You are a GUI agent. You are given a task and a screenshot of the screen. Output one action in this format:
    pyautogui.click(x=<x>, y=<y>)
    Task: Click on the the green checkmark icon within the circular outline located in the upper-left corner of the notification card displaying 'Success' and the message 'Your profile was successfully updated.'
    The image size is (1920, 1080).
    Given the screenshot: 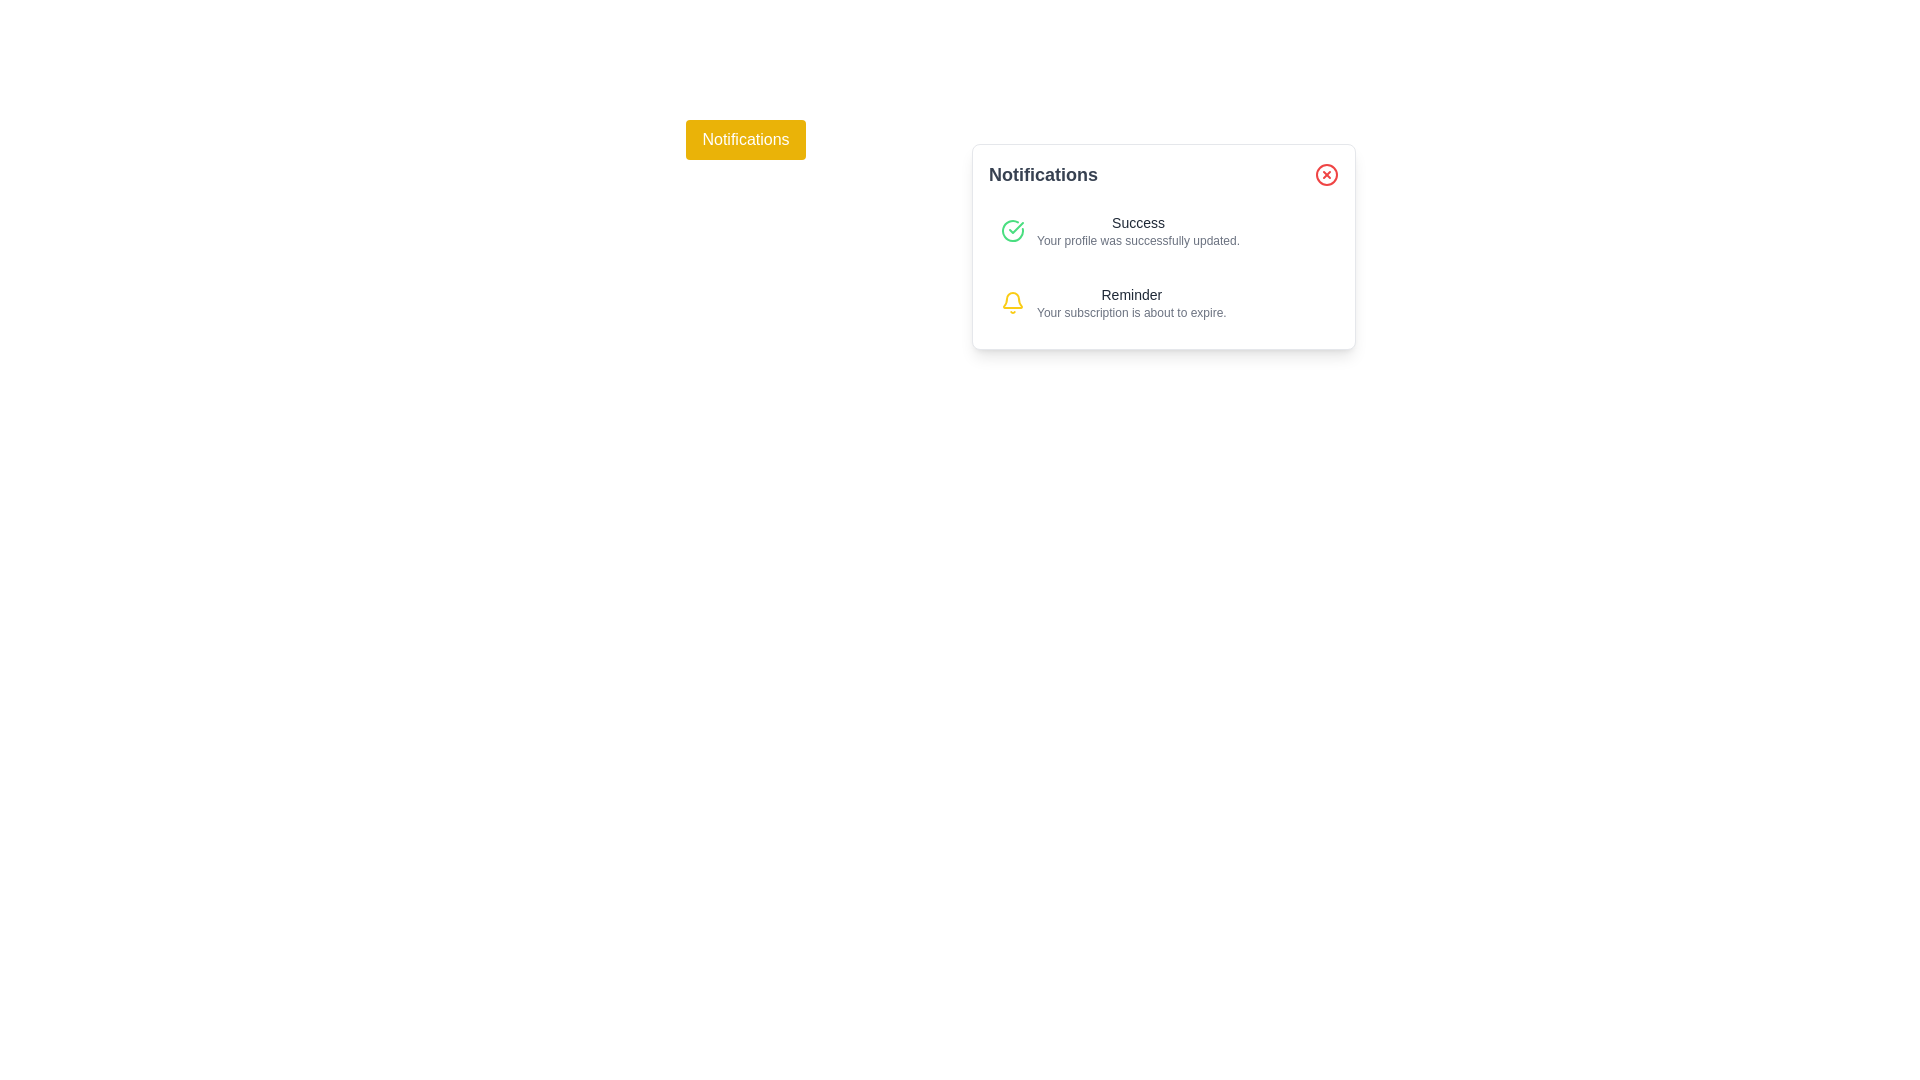 What is the action you would take?
    pyautogui.click(x=1012, y=230)
    